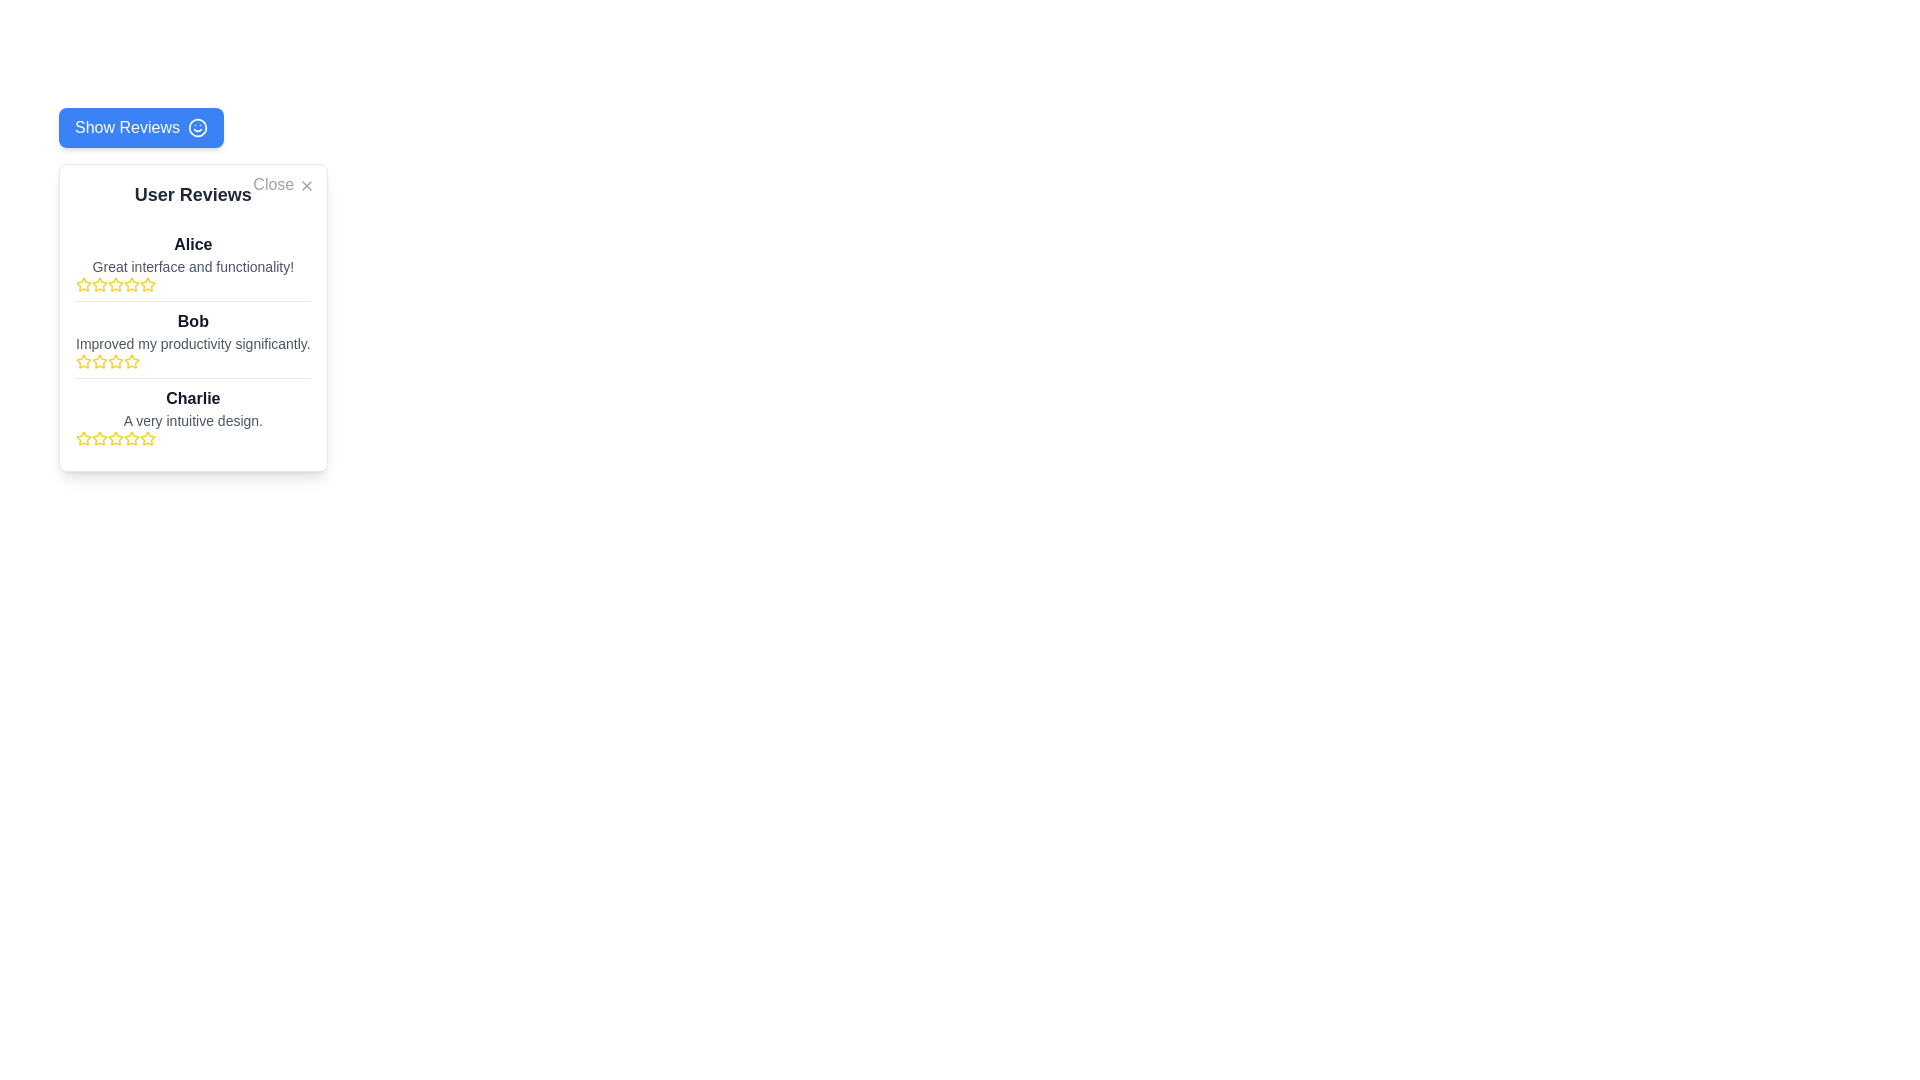  Describe the element at coordinates (147, 438) in the screenshot. I see `the fifth star rating icon, which is styled in yellow with a four-point outline and located under the review section labeled 'Charlie'` at that location.